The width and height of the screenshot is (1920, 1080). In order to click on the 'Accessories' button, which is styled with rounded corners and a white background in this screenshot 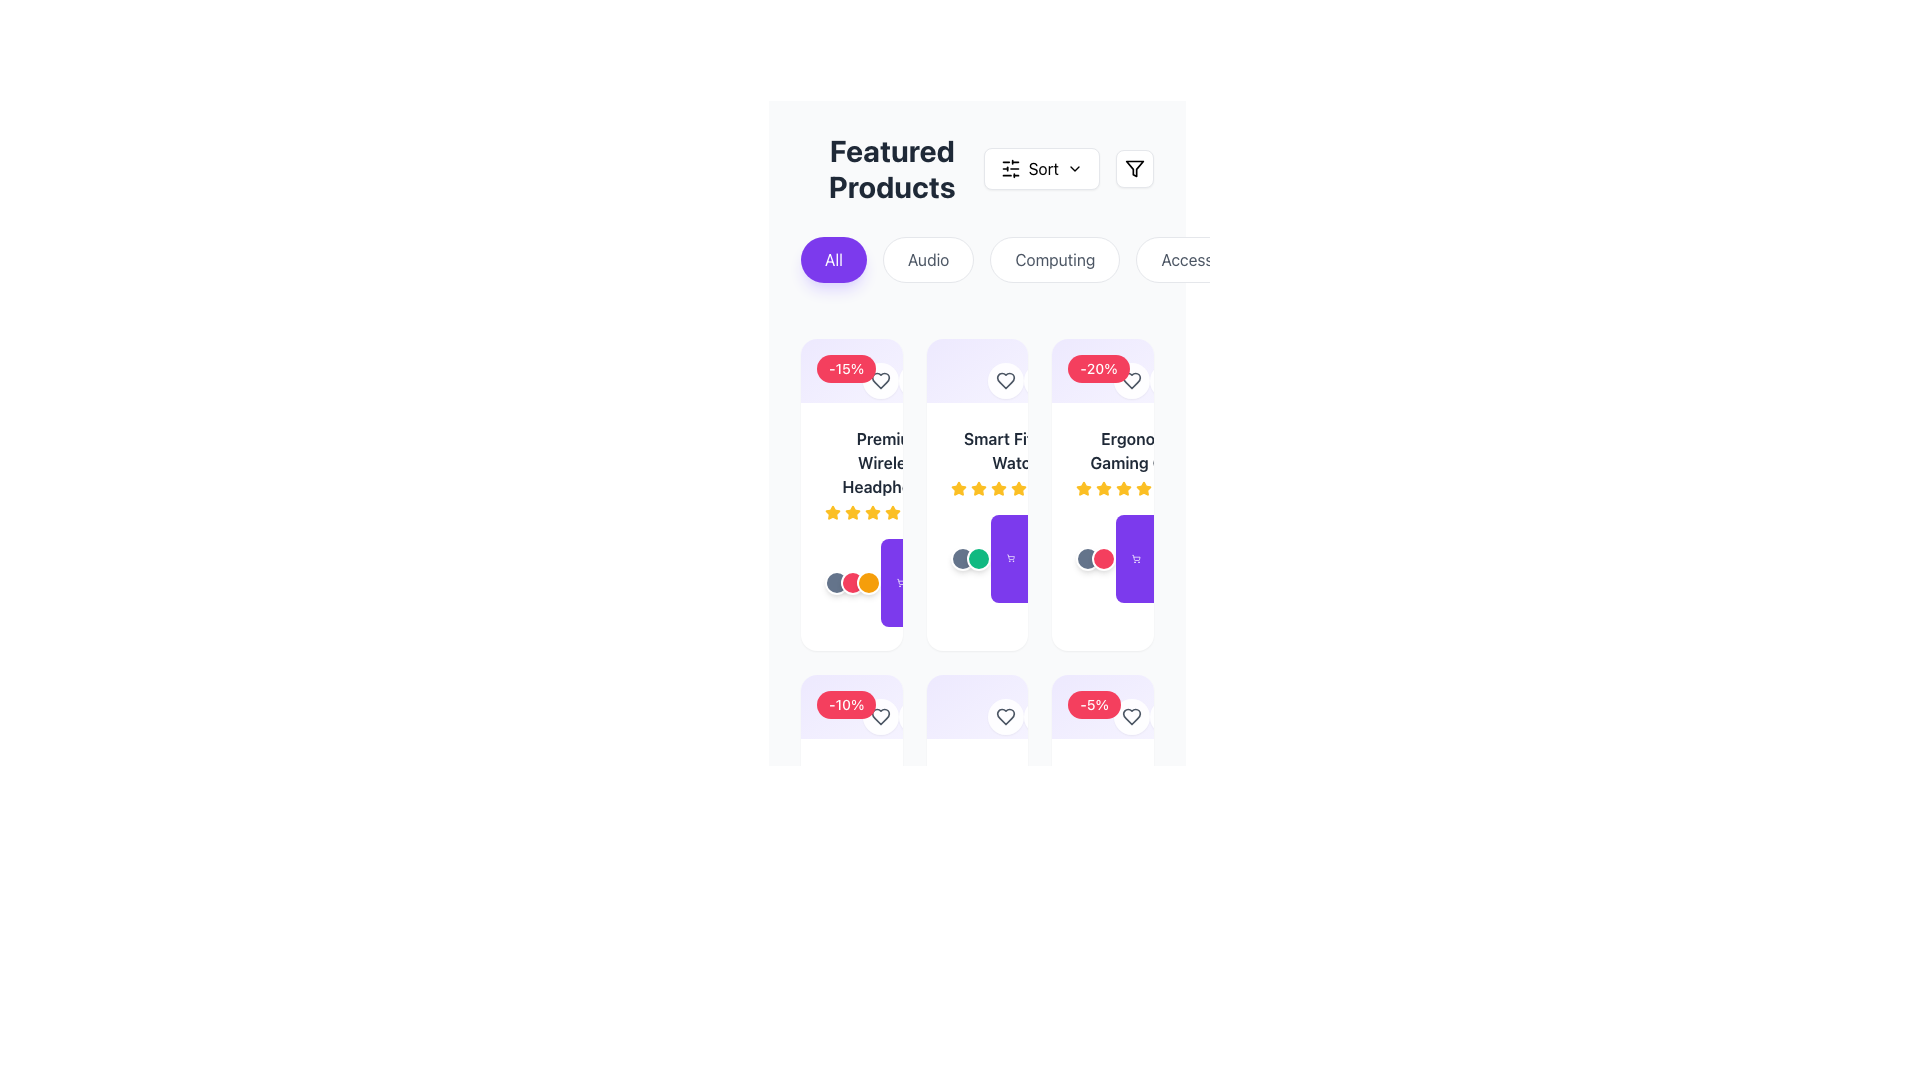, I will do `click(1203, 258)`.